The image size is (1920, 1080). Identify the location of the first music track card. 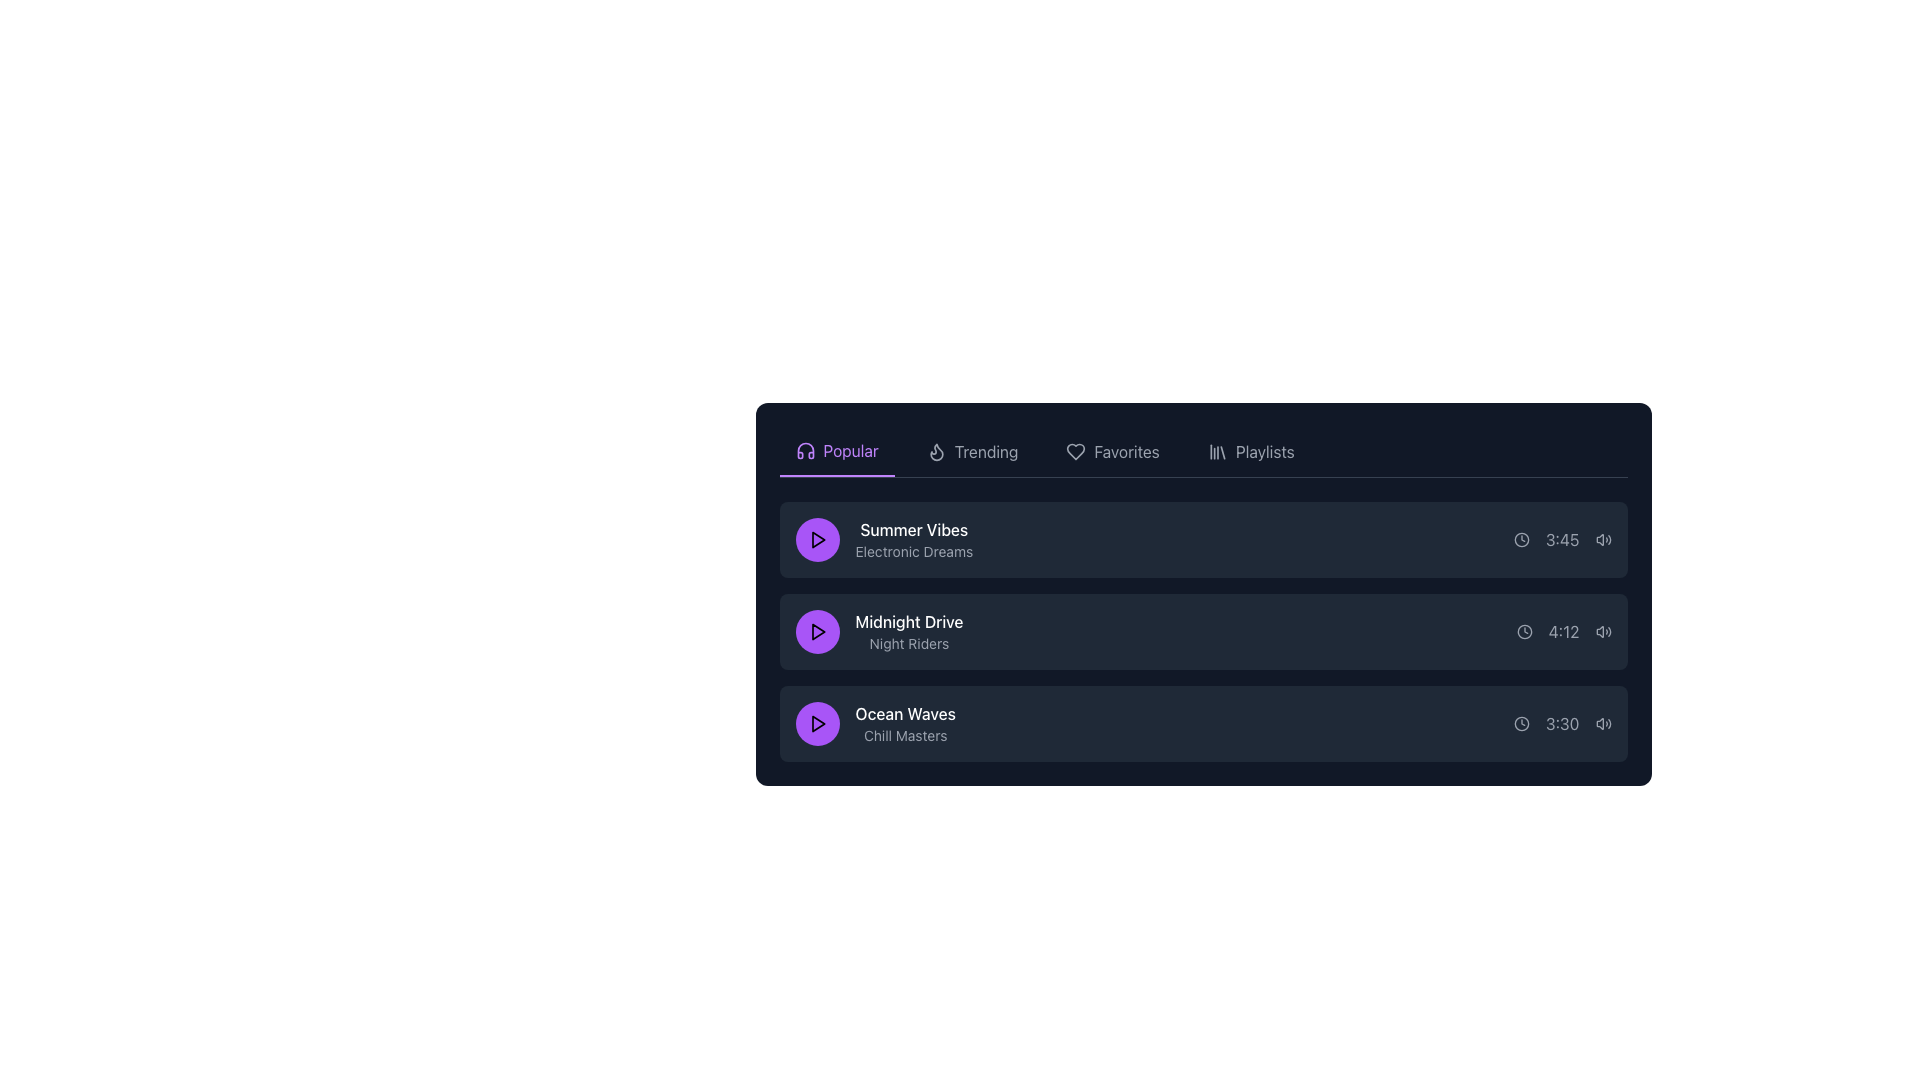
(1202, 540).